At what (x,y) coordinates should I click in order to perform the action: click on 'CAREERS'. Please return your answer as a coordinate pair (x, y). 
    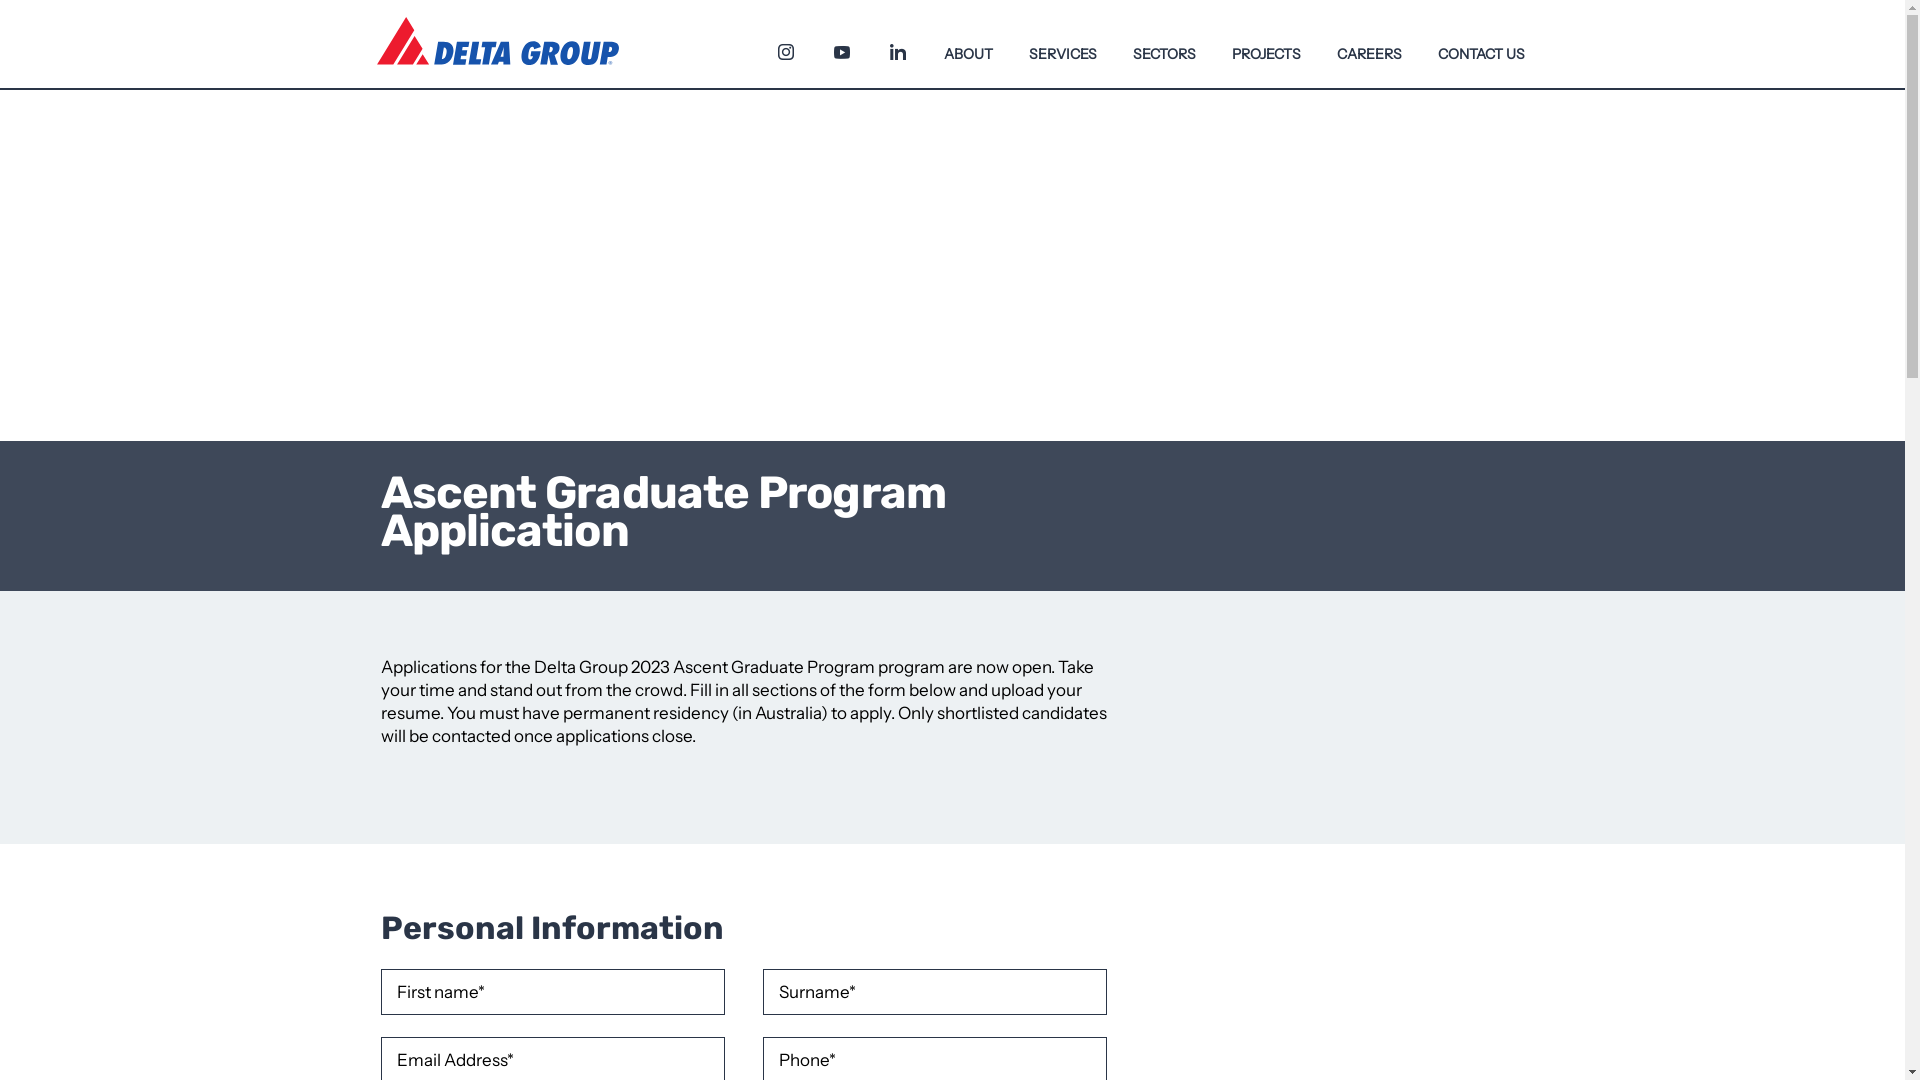
    Looking at the image, I should click on (1367, 43).